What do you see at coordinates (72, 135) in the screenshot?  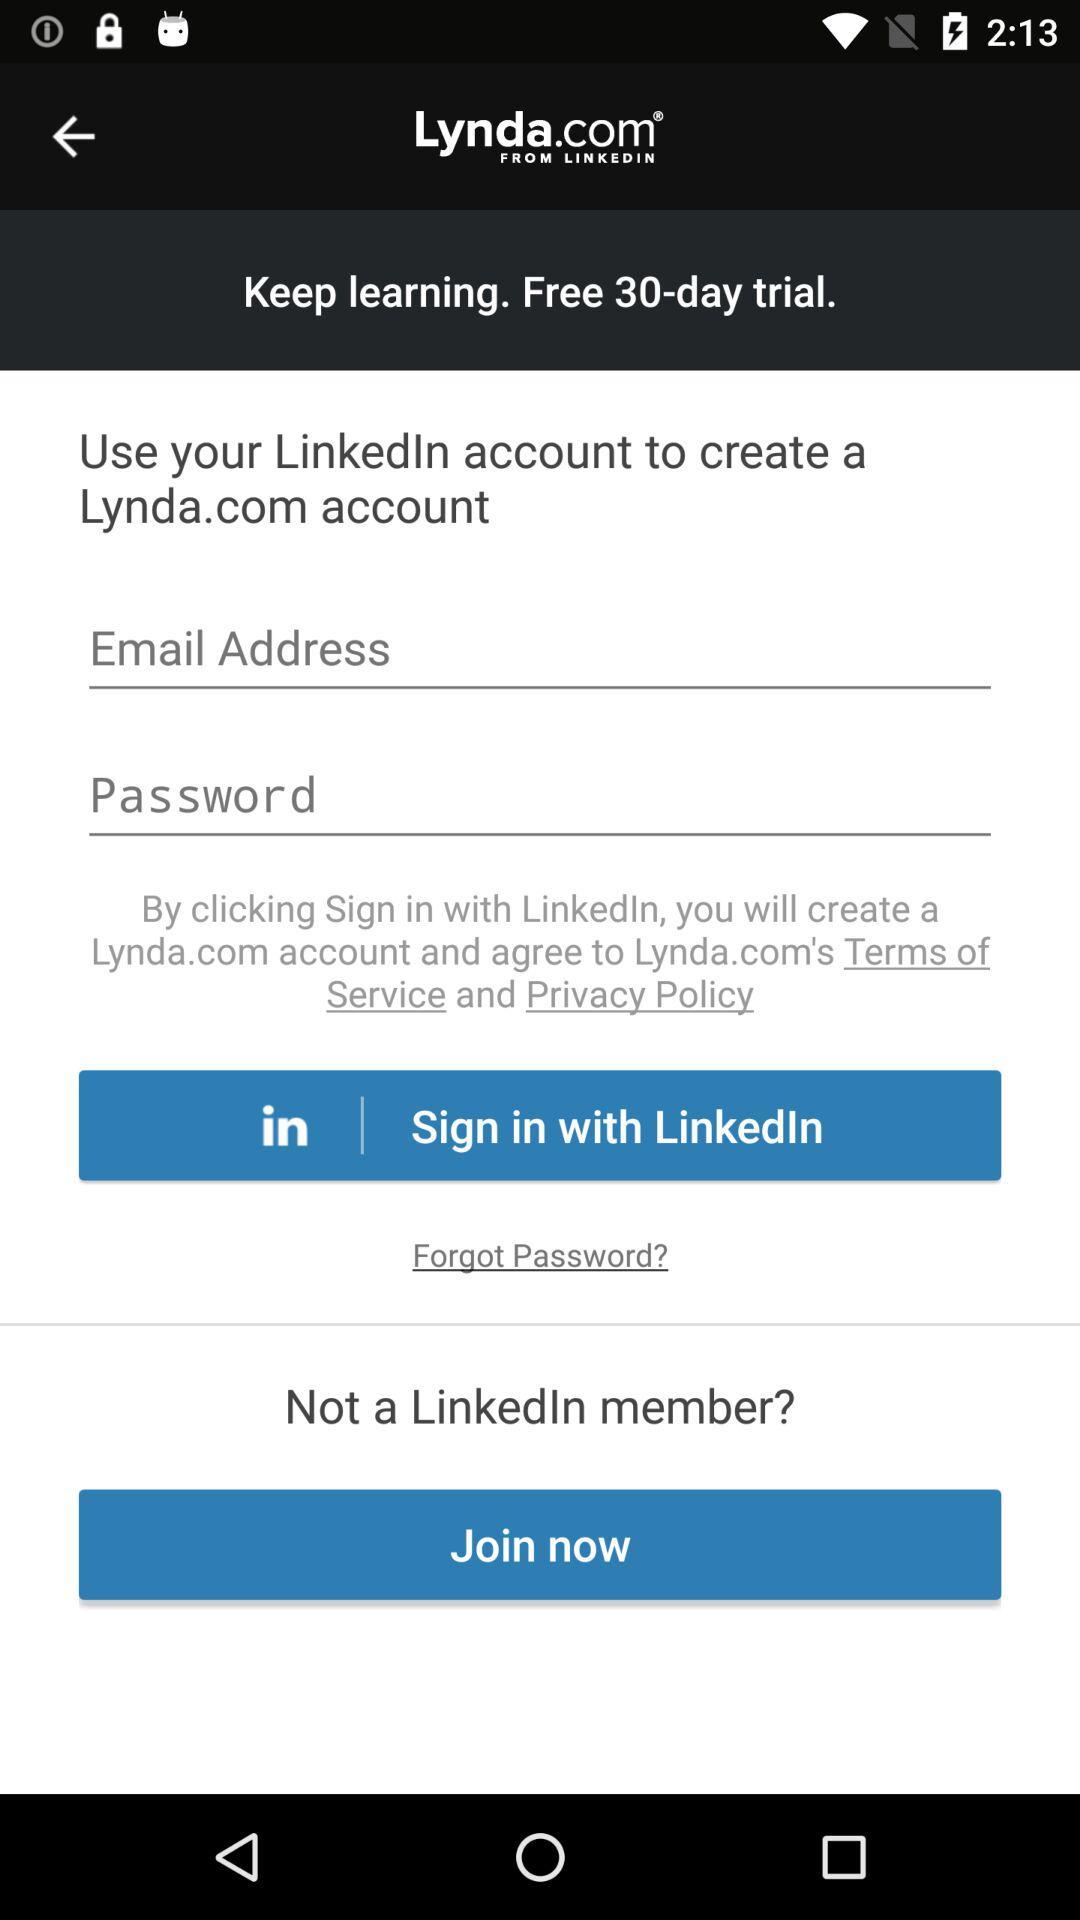 I see `icon above the keep learning free icon` at bounding box center [72, 135].